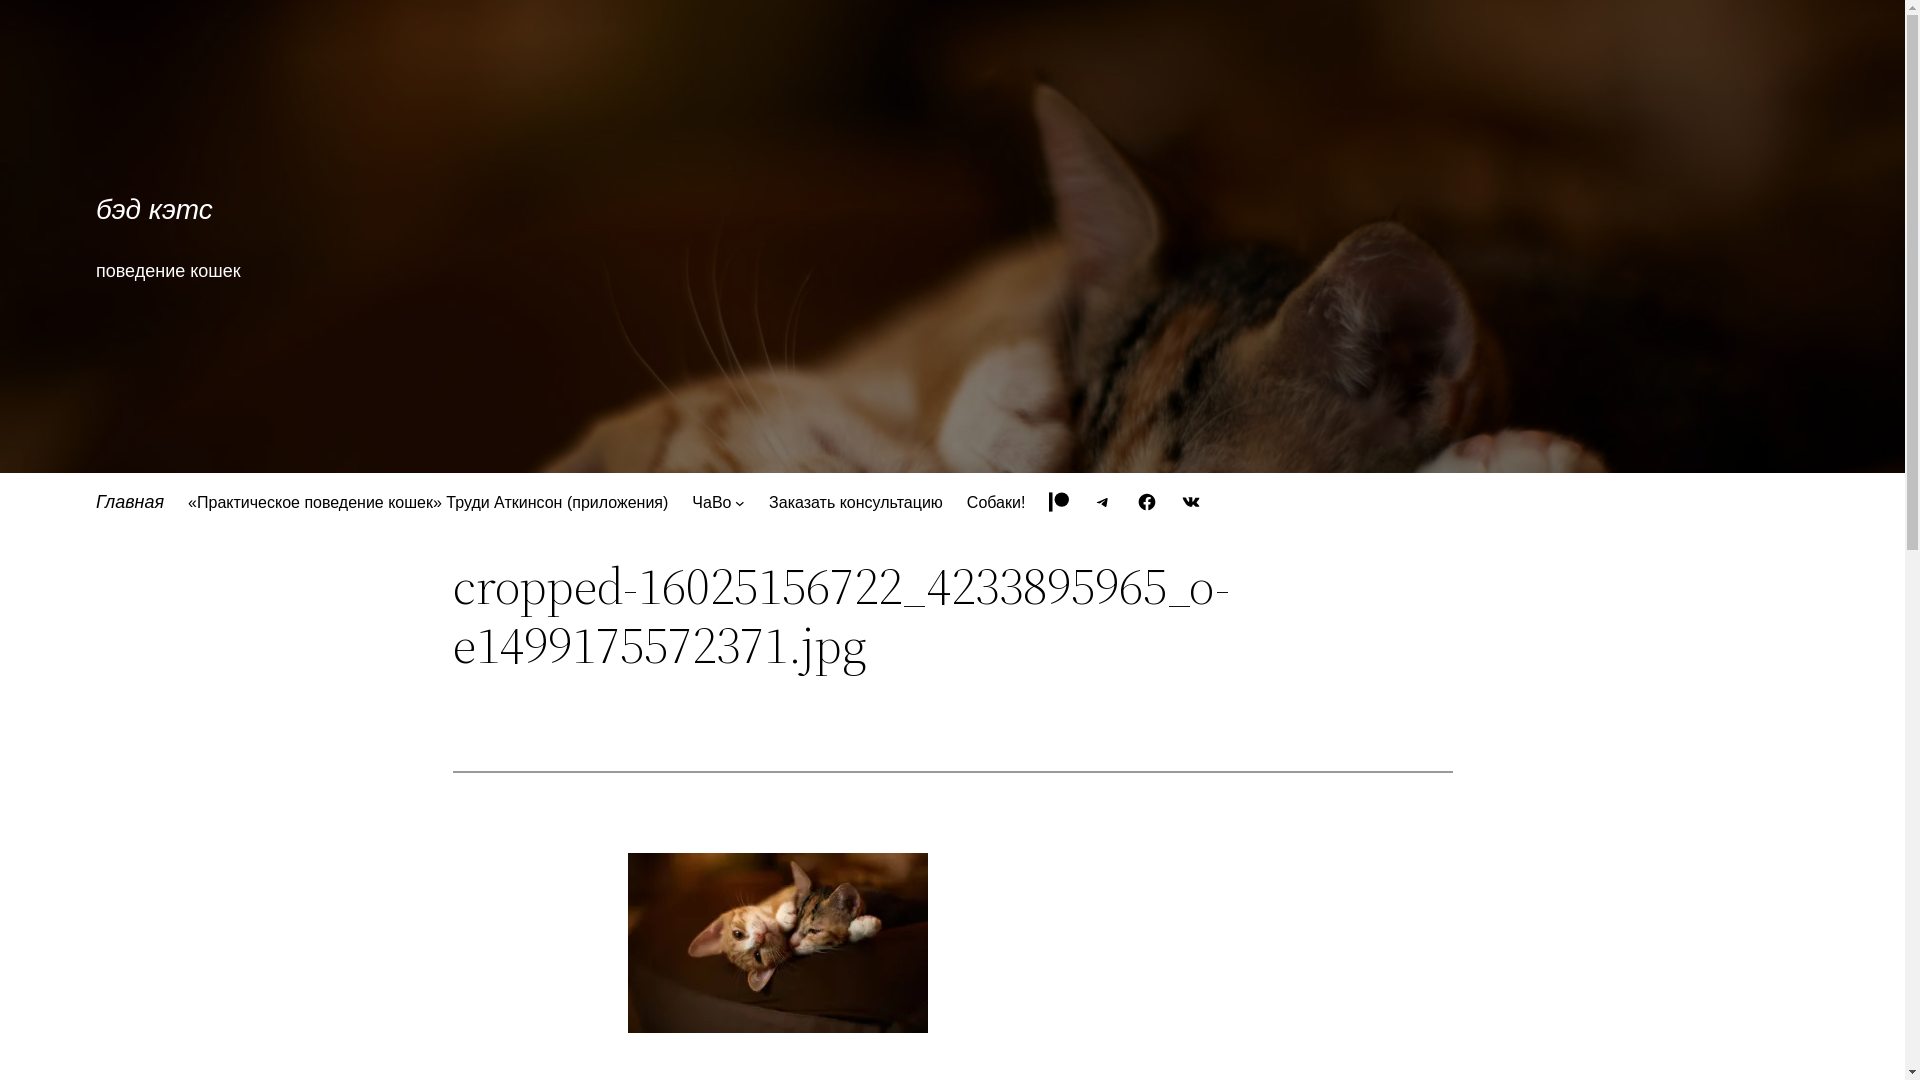 The width and height of the screenshot is (1920, 1080). Describe the element at coordinates (1147, 500) in the screenshot. I see `'Facebook'` at that location.